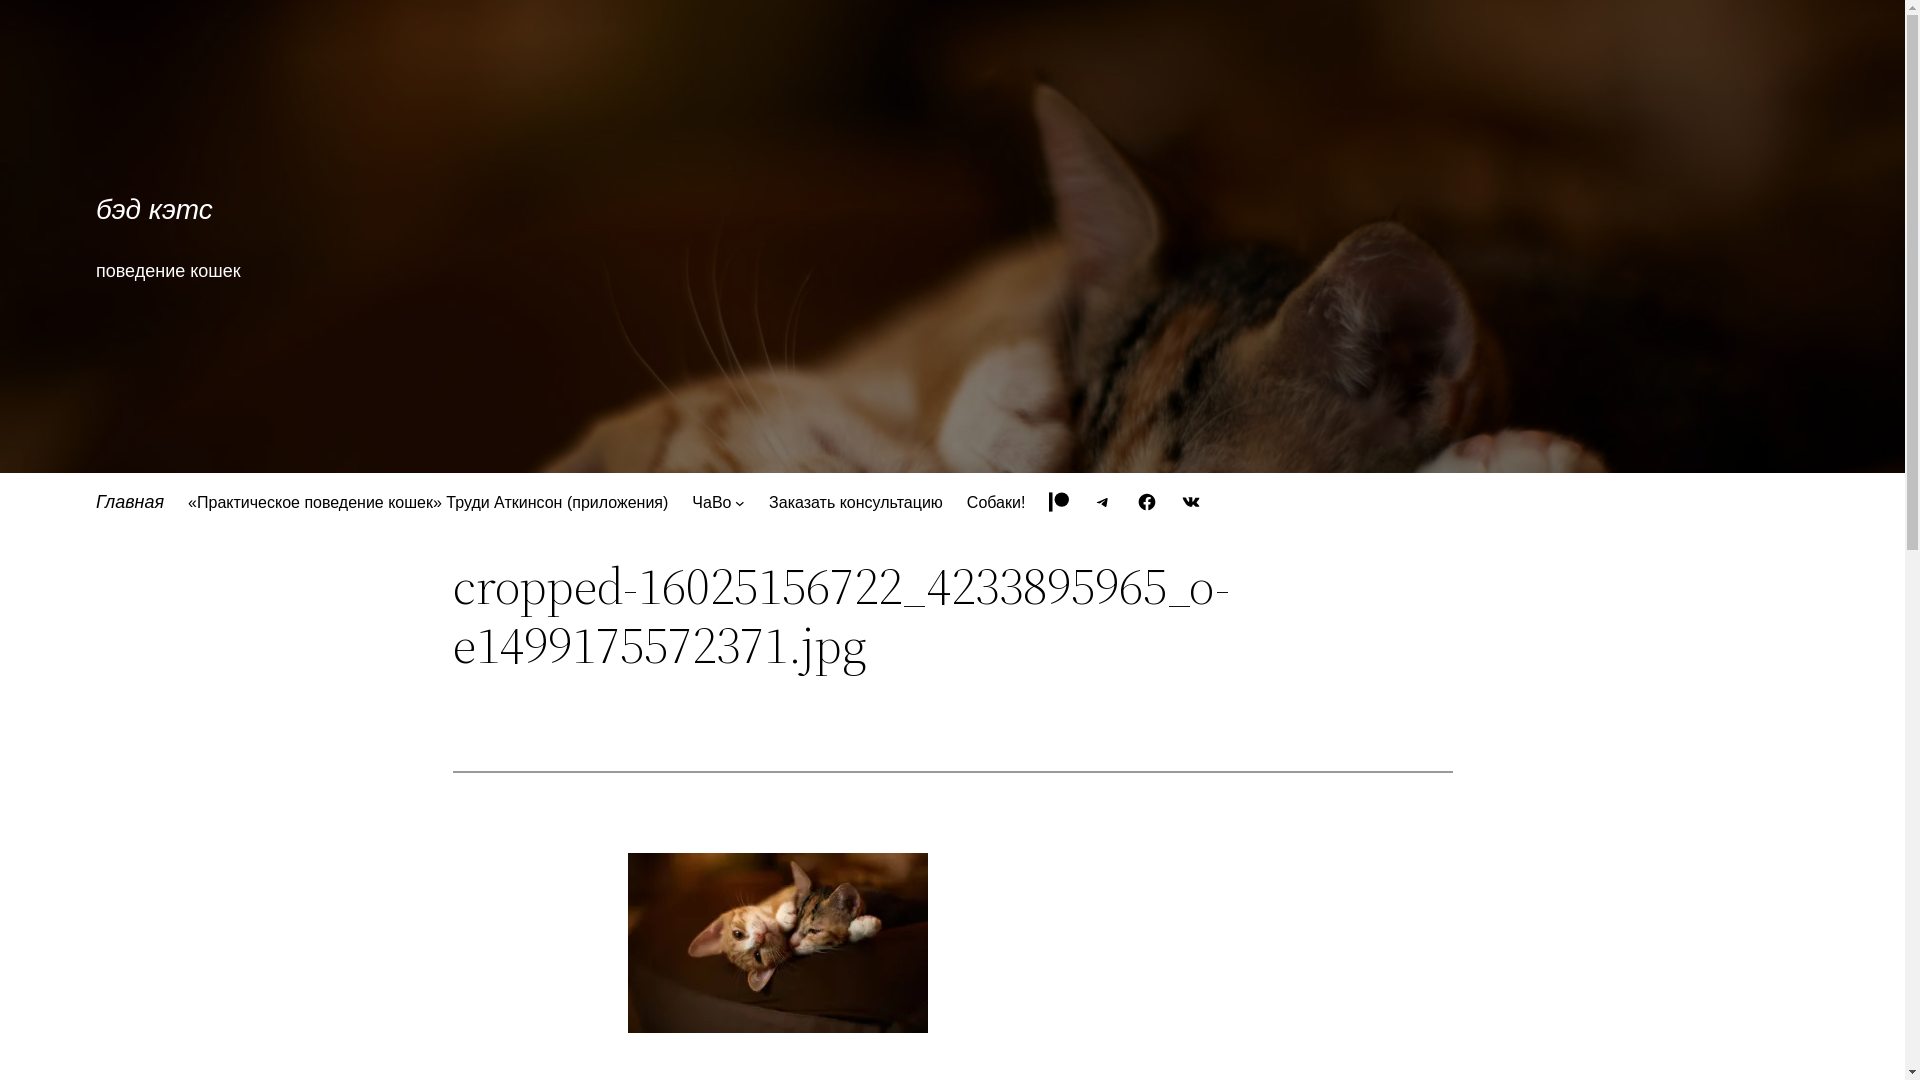 The width and height of the screenshot is (1920, 1080). Describe the element at coordinates (1147, 500) in the screenshot. I see `'Facebook'` at that location.